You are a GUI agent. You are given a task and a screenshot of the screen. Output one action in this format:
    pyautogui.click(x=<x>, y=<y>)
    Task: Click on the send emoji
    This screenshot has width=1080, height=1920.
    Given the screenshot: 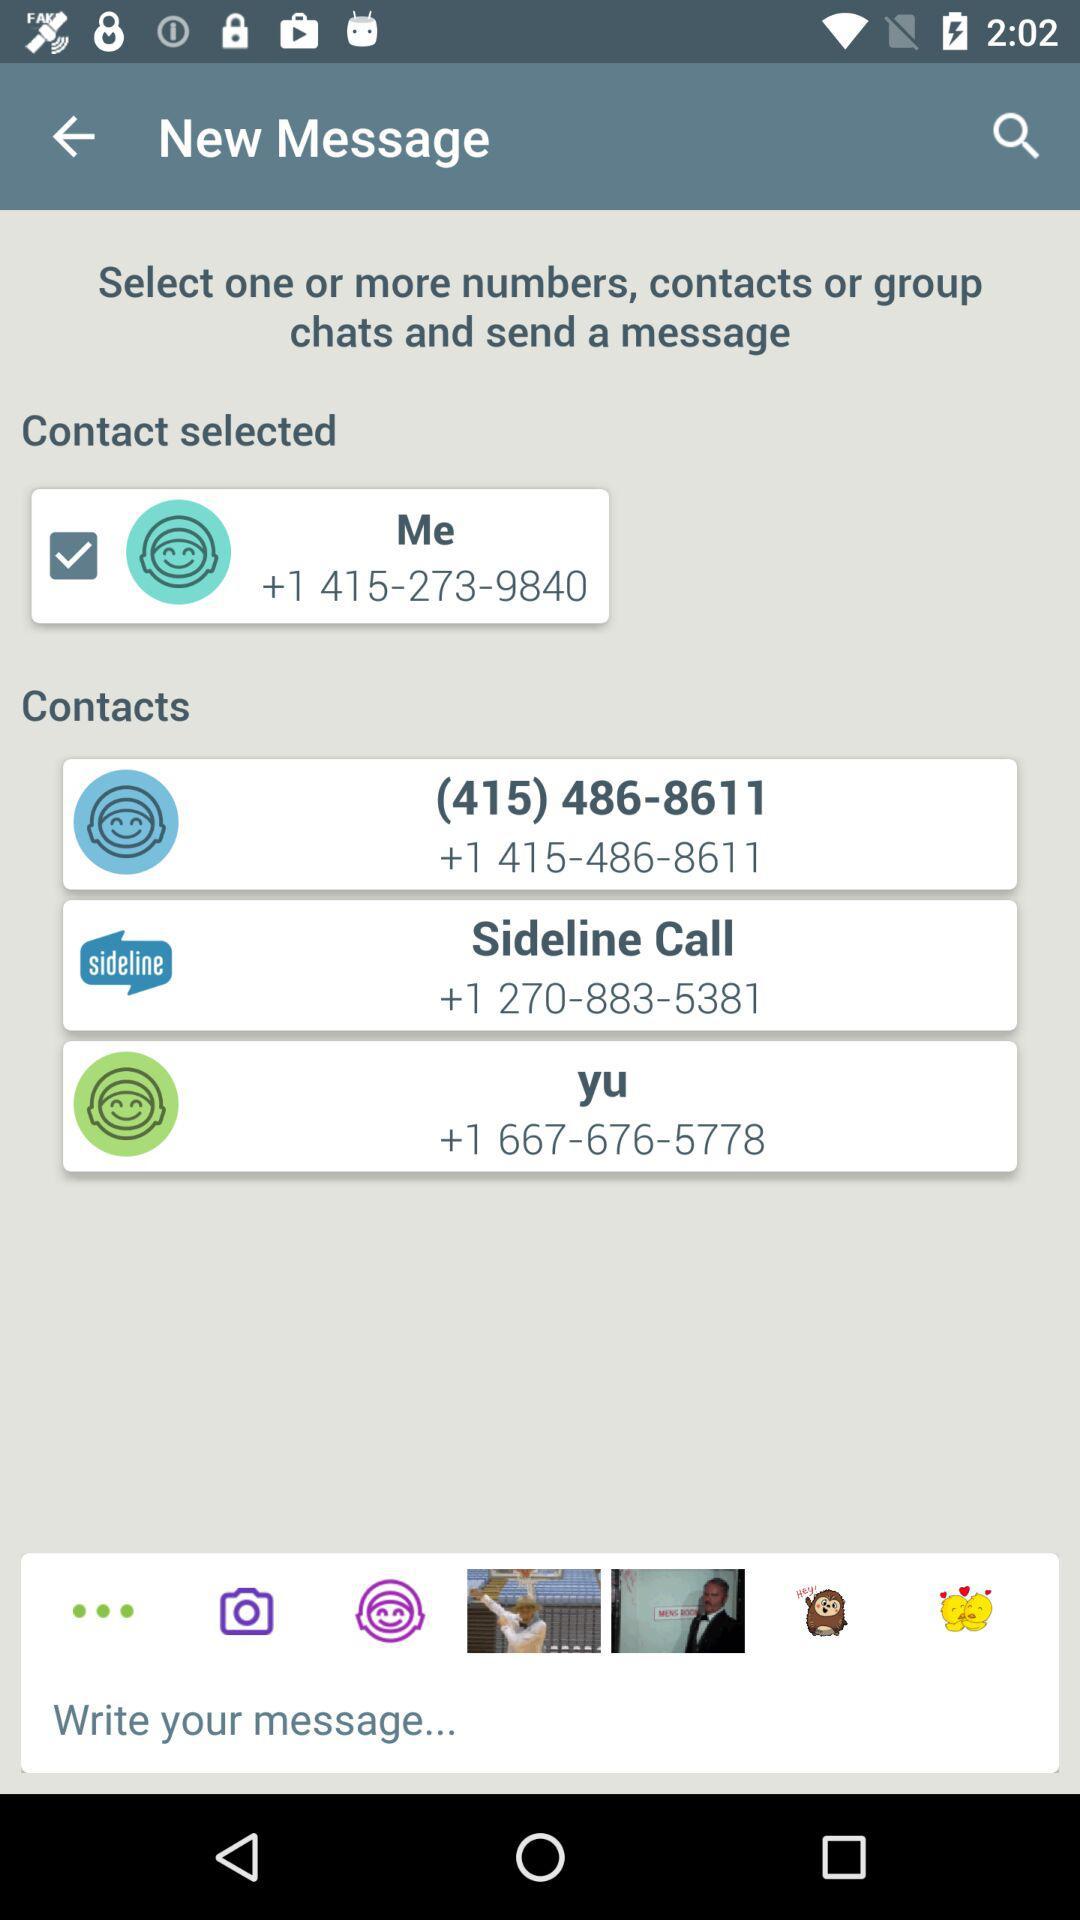 What is the action you would take?
    pyautogui.click(x=964, y=1611)
    